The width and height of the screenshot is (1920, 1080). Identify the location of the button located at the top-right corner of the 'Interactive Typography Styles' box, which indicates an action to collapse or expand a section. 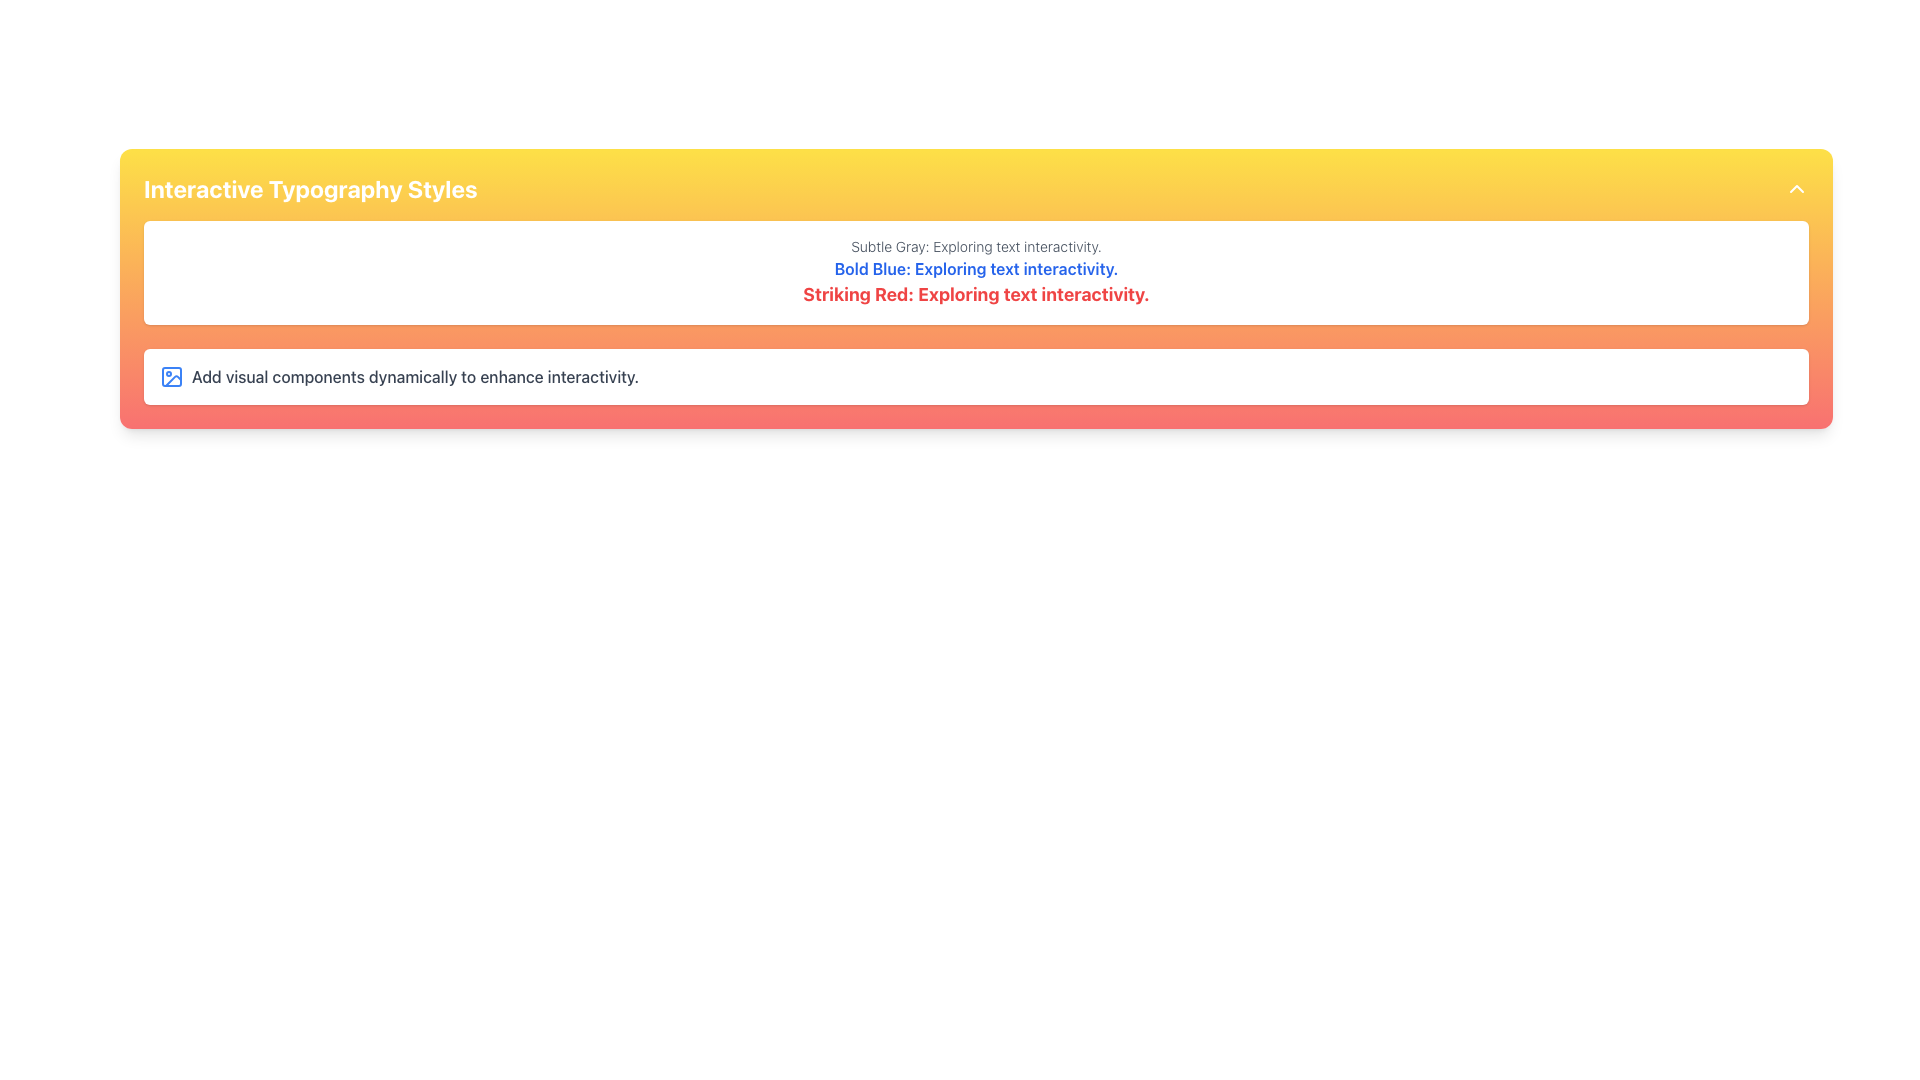
(1796, 189).